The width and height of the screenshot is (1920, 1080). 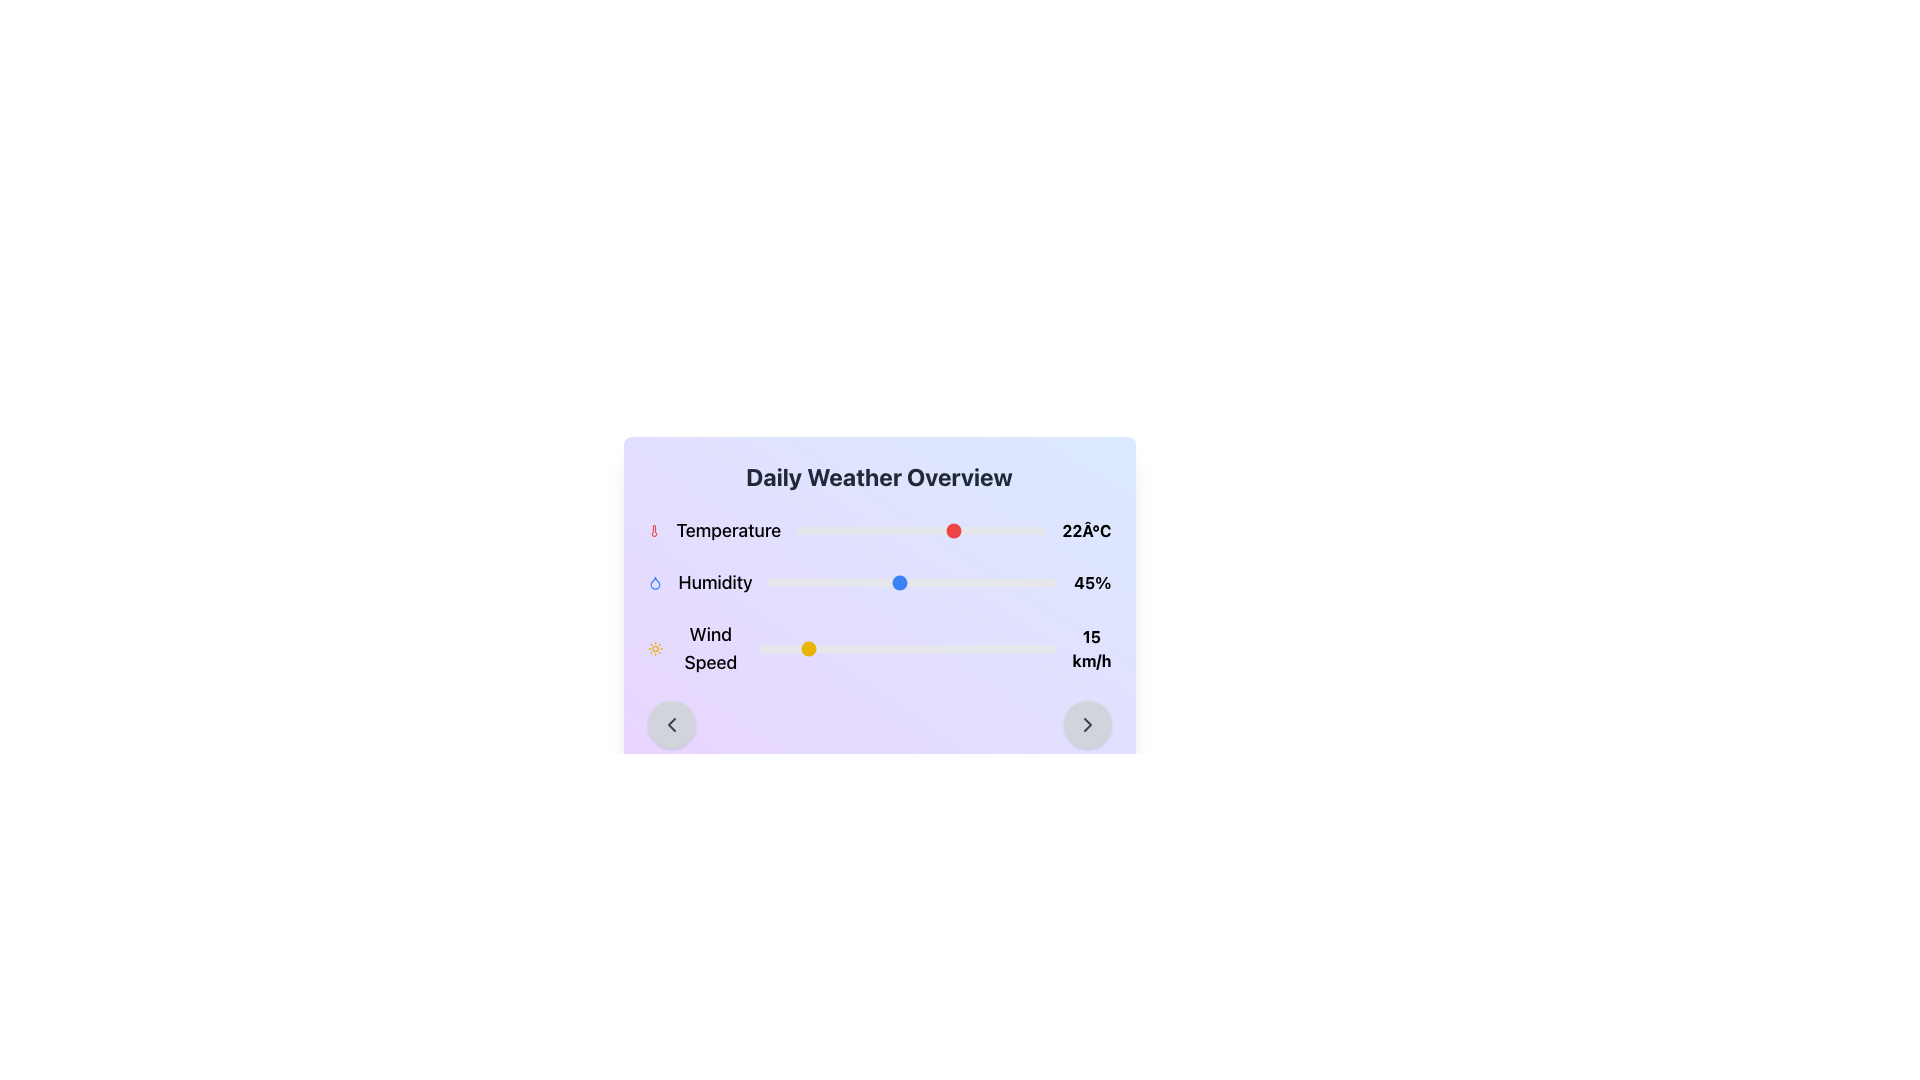 What do you see at coordinates (790, 582) in the screenshot?
I see `the humidity level` at bounding box center [790, 582].